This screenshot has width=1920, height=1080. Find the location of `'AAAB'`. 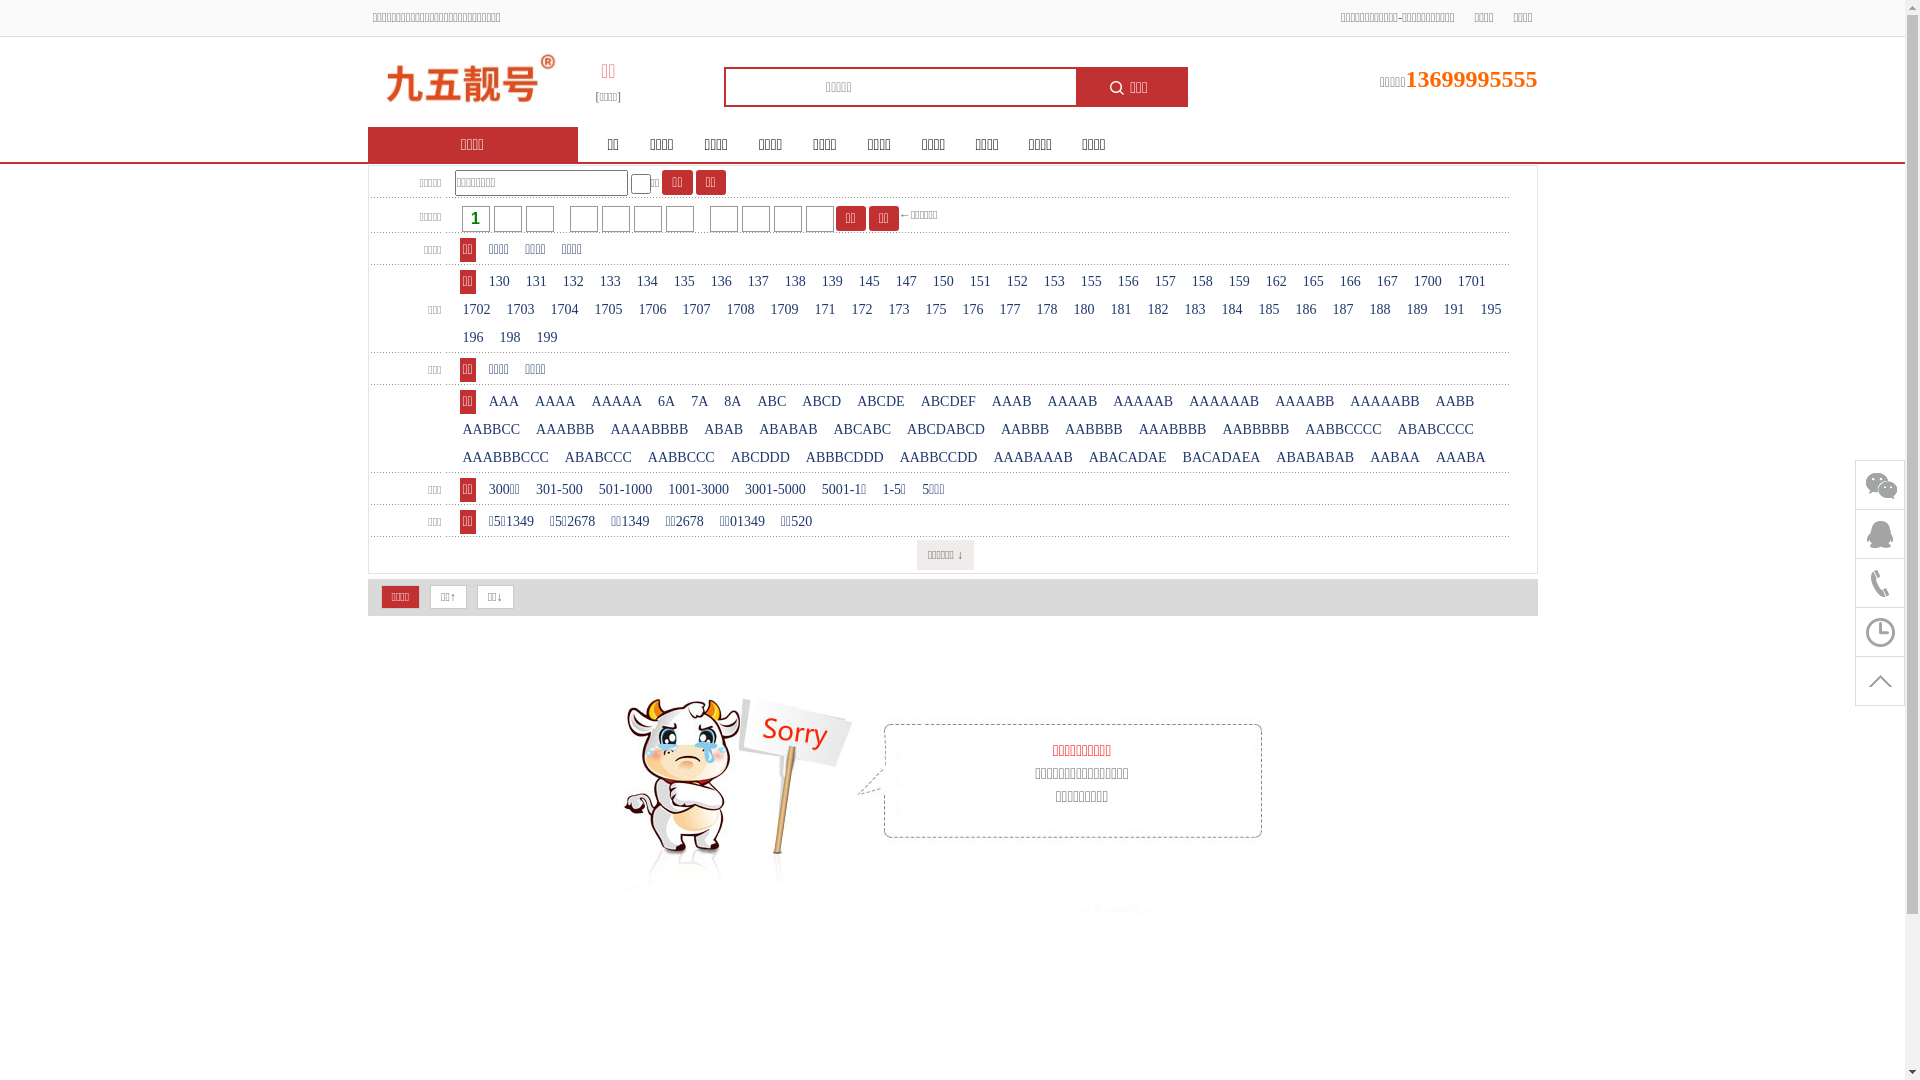

'AAAB' is located at coordinates (1012, 401).